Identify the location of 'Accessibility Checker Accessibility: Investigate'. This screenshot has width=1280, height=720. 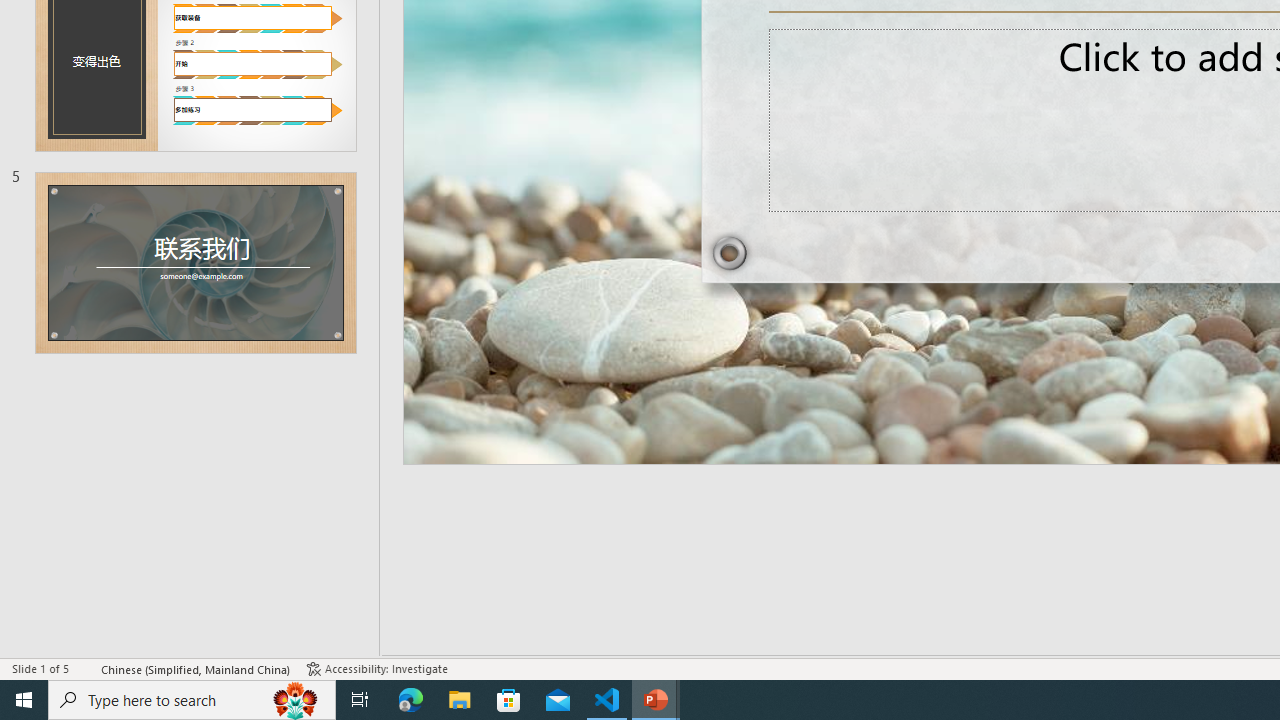
(377, 669).